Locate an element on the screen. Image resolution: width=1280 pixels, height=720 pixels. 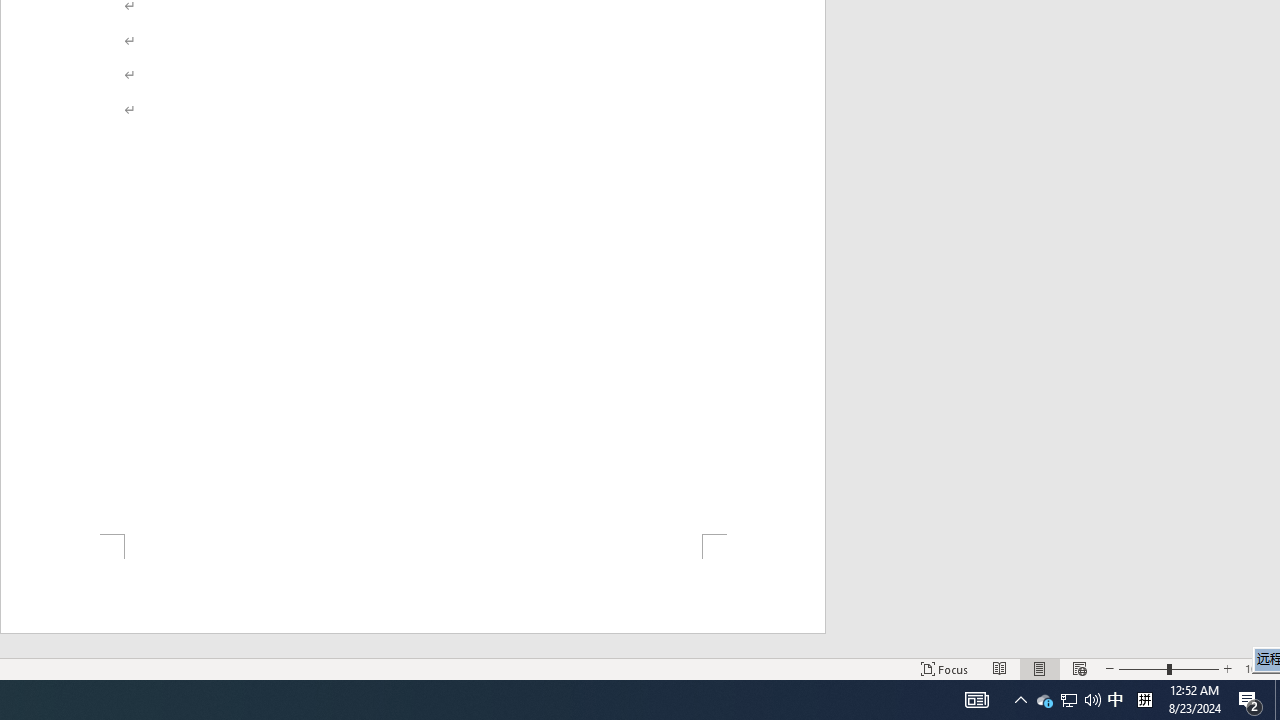
'Zoom Out' is located at coordinates (1078, 669).